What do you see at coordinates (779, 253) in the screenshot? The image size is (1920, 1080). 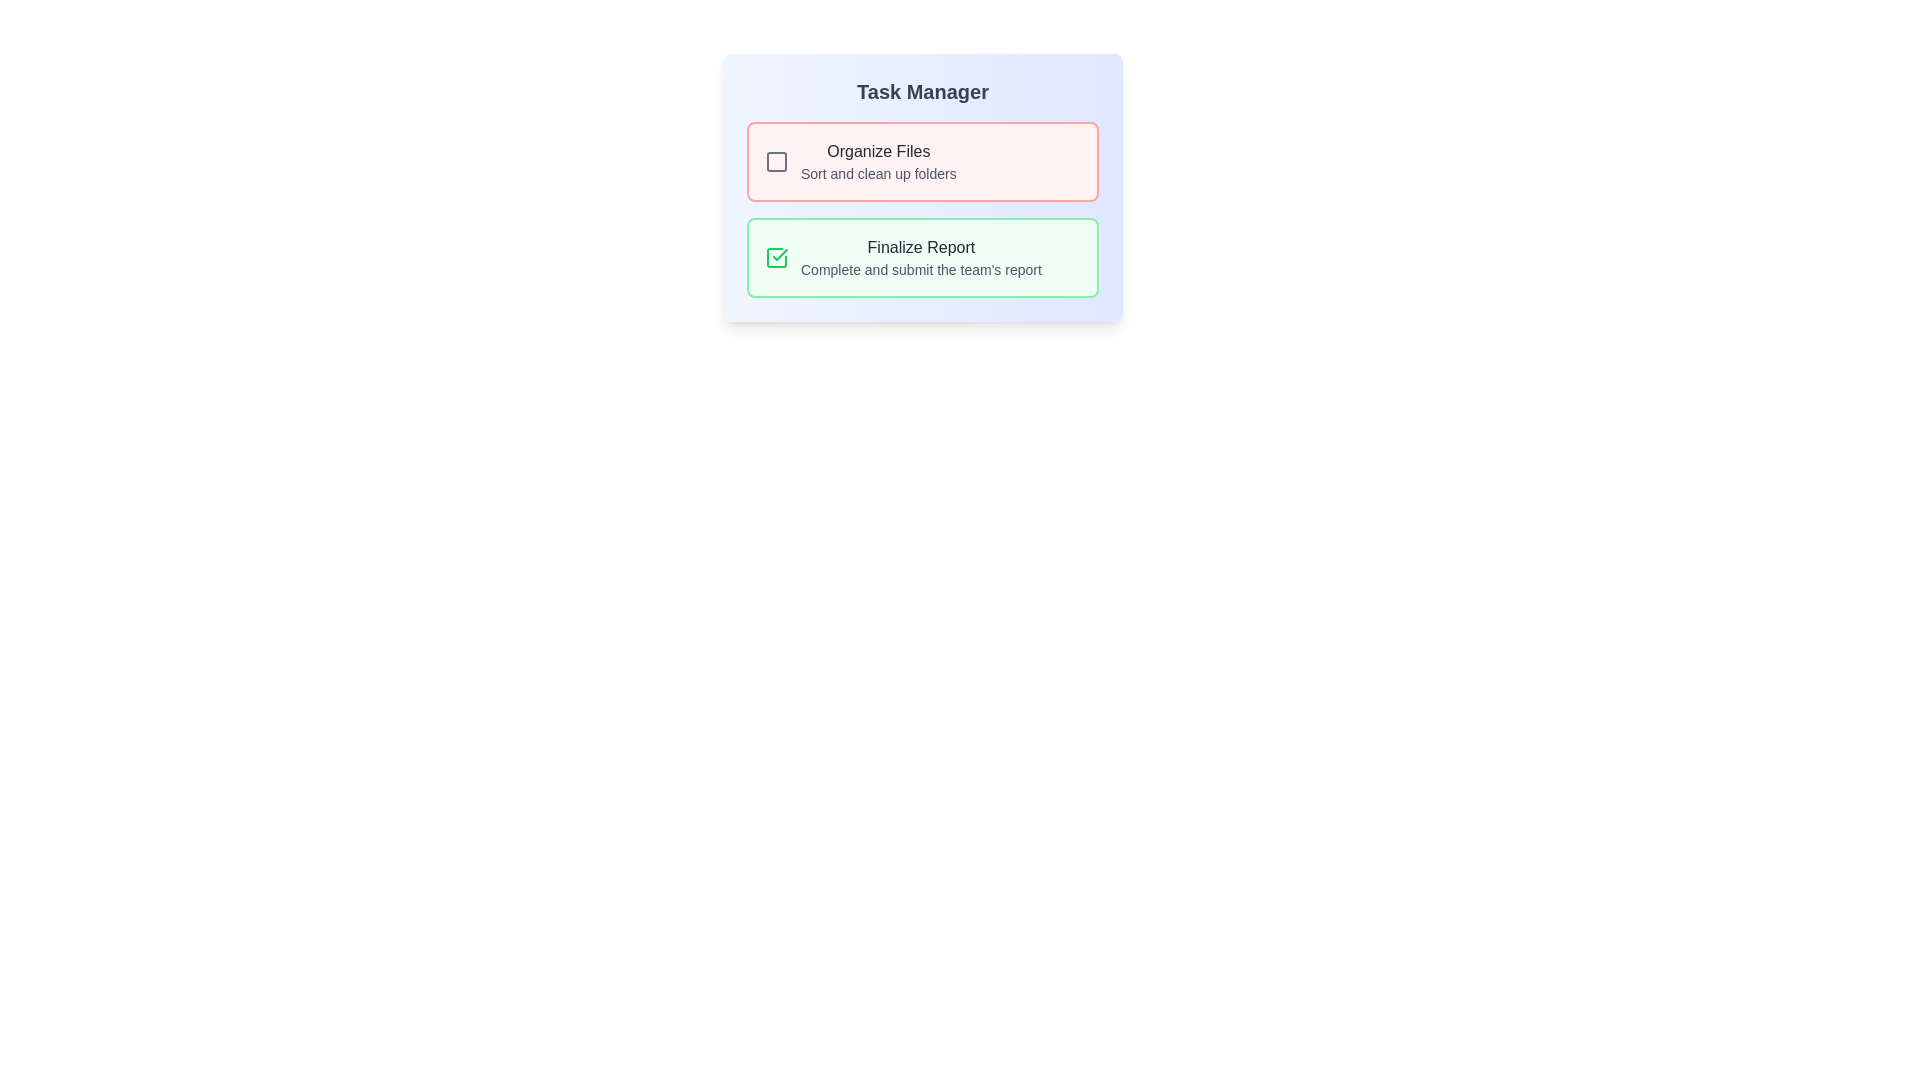 I see `the green checkmark icon indicating completion or approval, which is located within the green-bordered section labeled 'Finalize Report' in the Task Manager box` at bounding box center [779, 253].